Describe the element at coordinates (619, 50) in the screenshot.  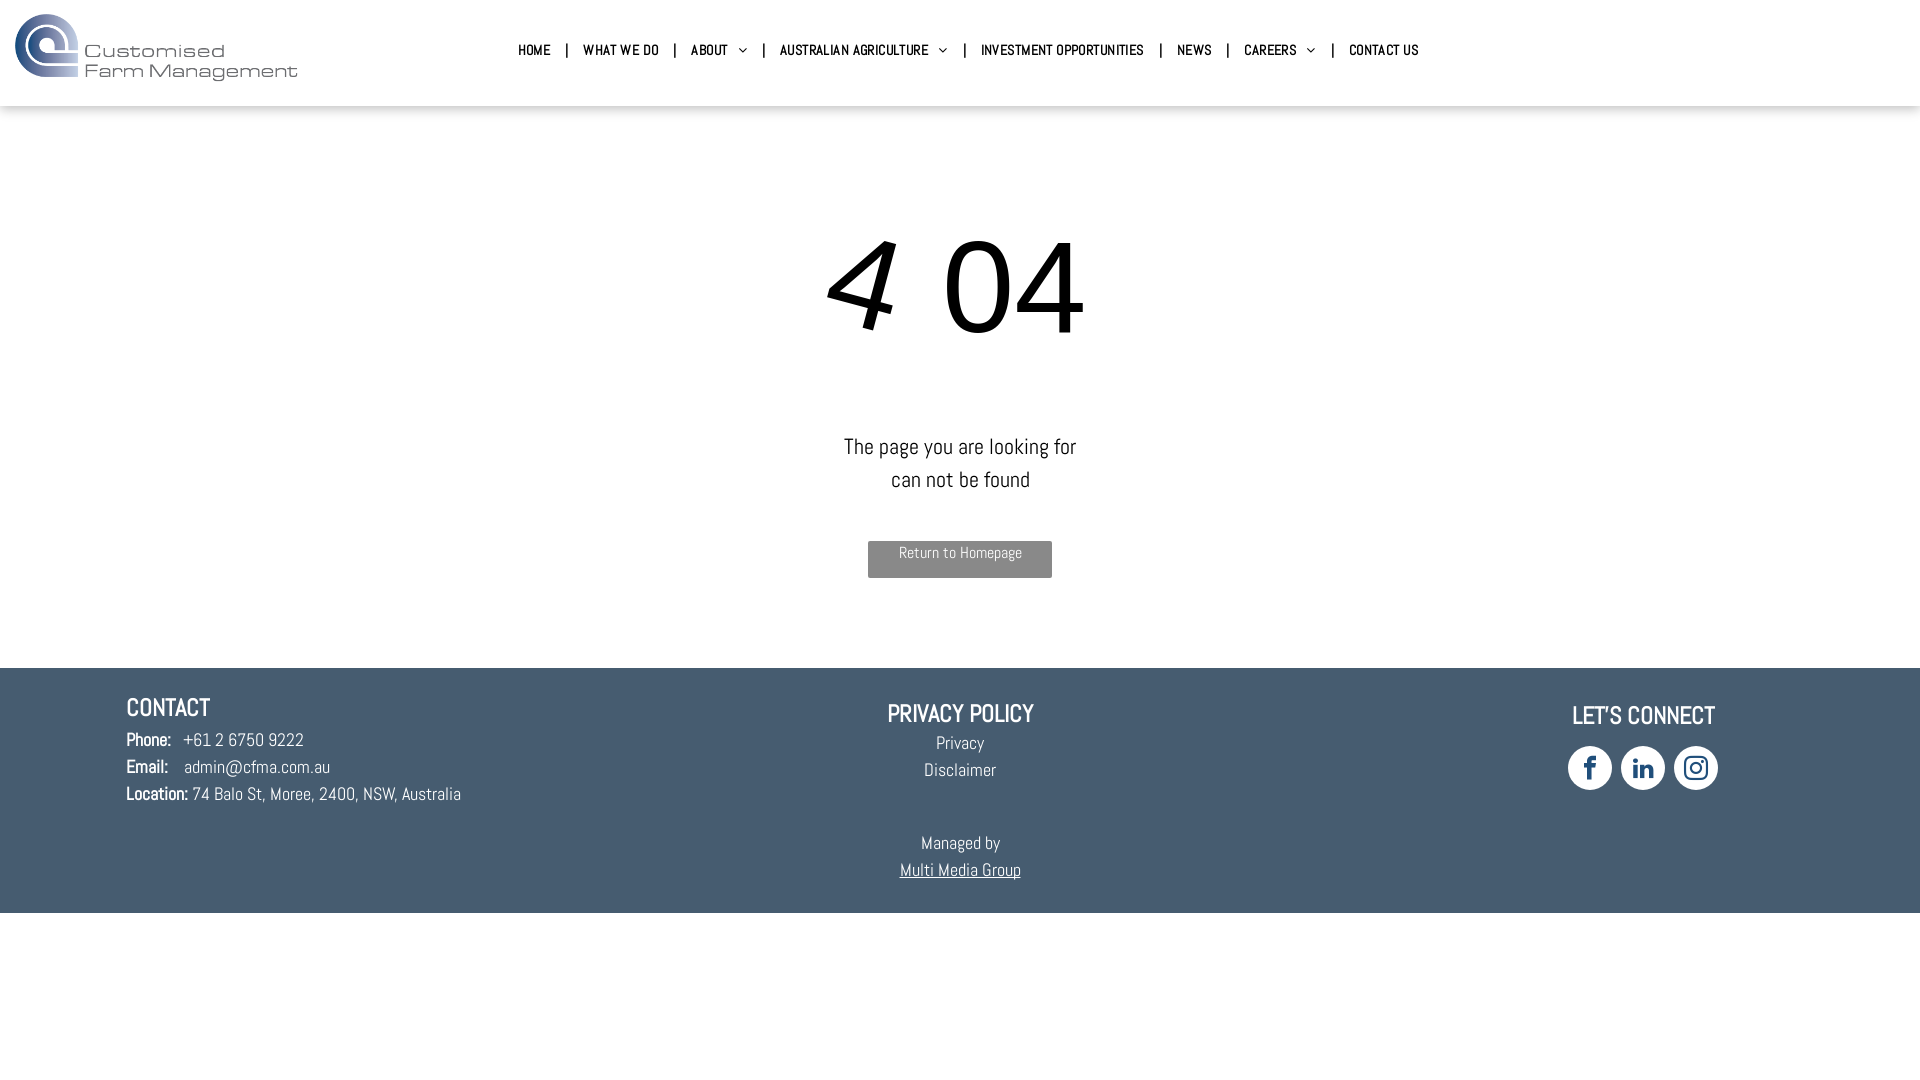
I see `'WHAT WE DO'` at that location.